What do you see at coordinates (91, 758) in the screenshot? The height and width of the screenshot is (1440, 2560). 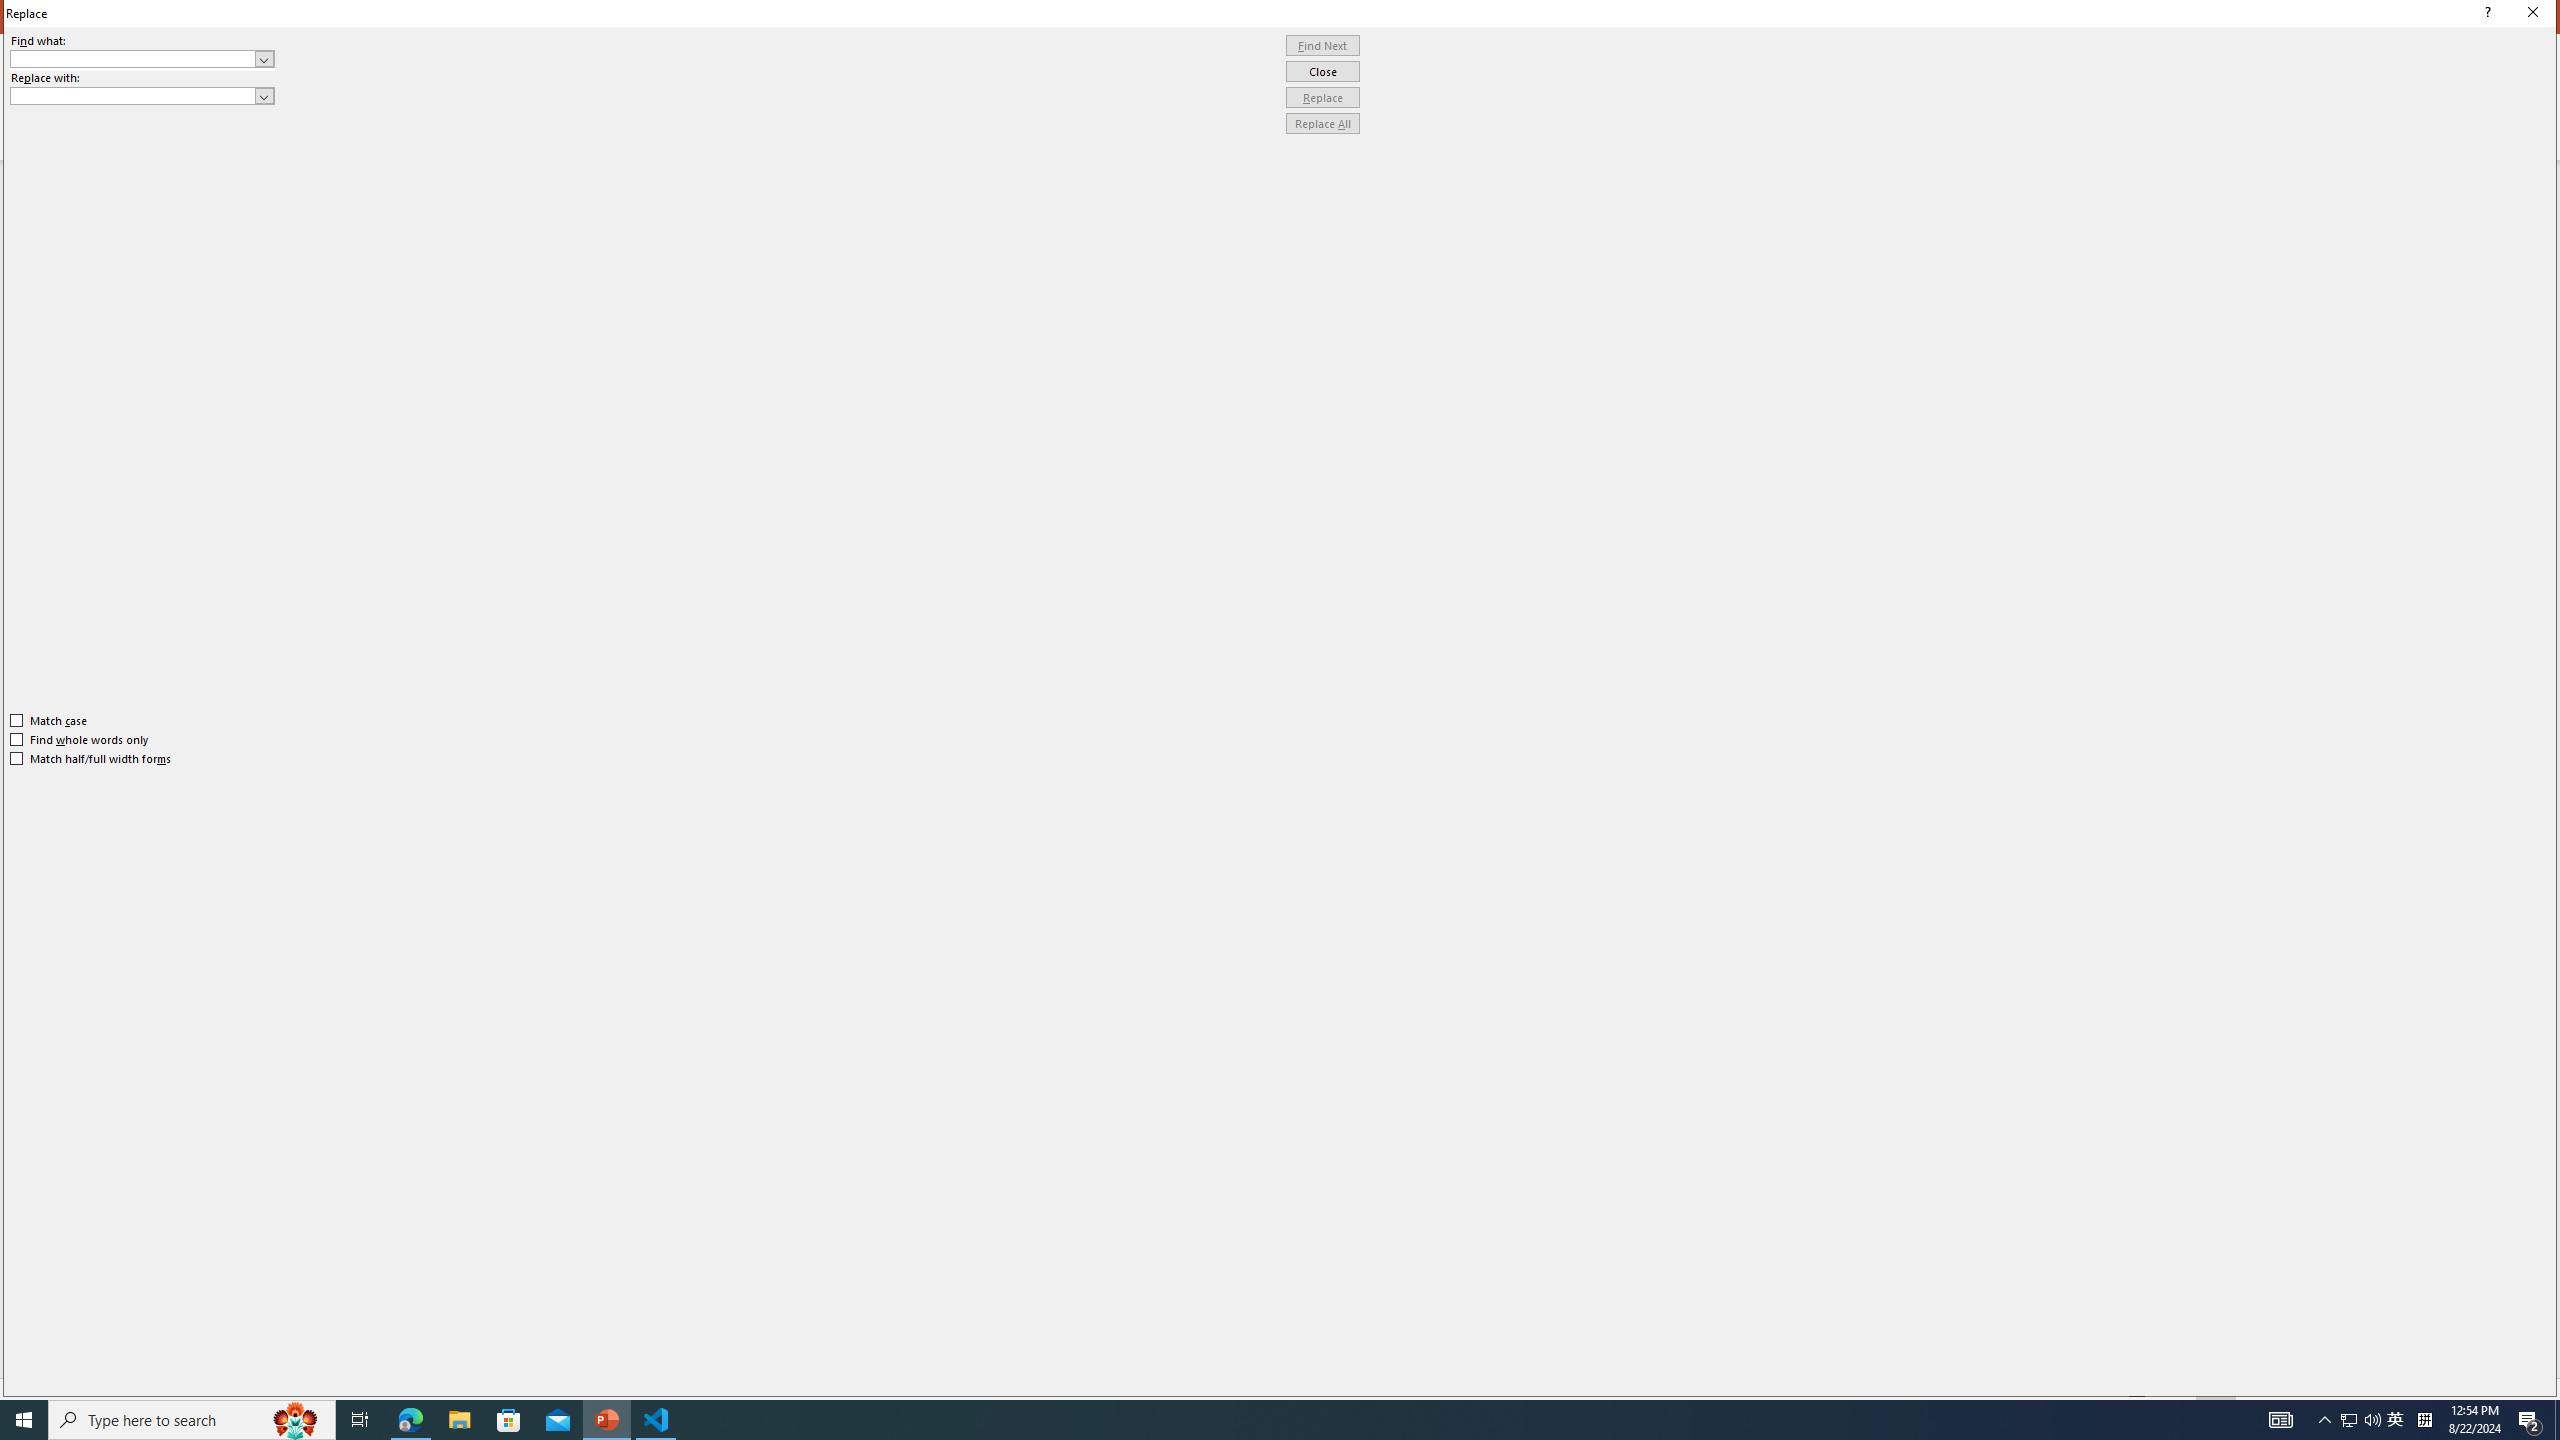 I see `'Match half/full width forms'` at bounding box center [91, 758].